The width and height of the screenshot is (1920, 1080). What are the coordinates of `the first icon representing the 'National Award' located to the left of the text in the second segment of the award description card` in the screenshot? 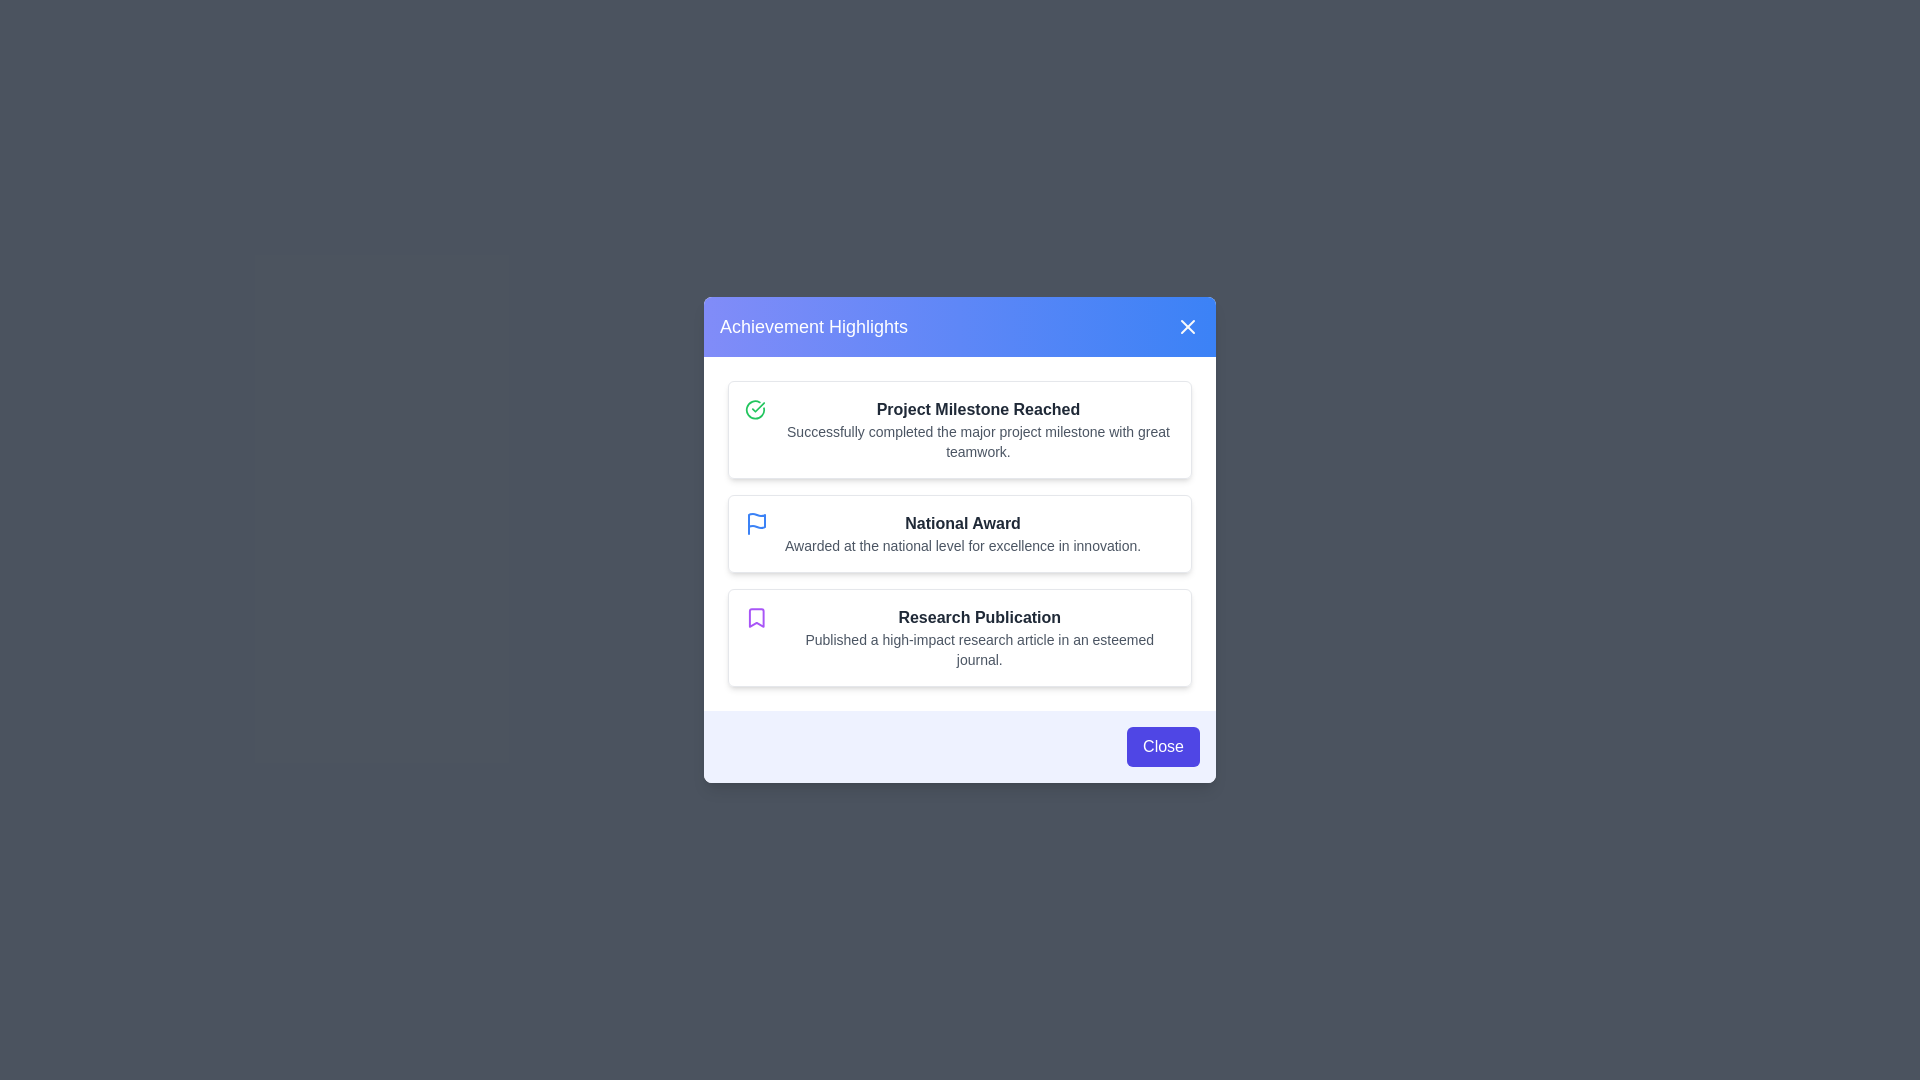 It's located at (756, 523).